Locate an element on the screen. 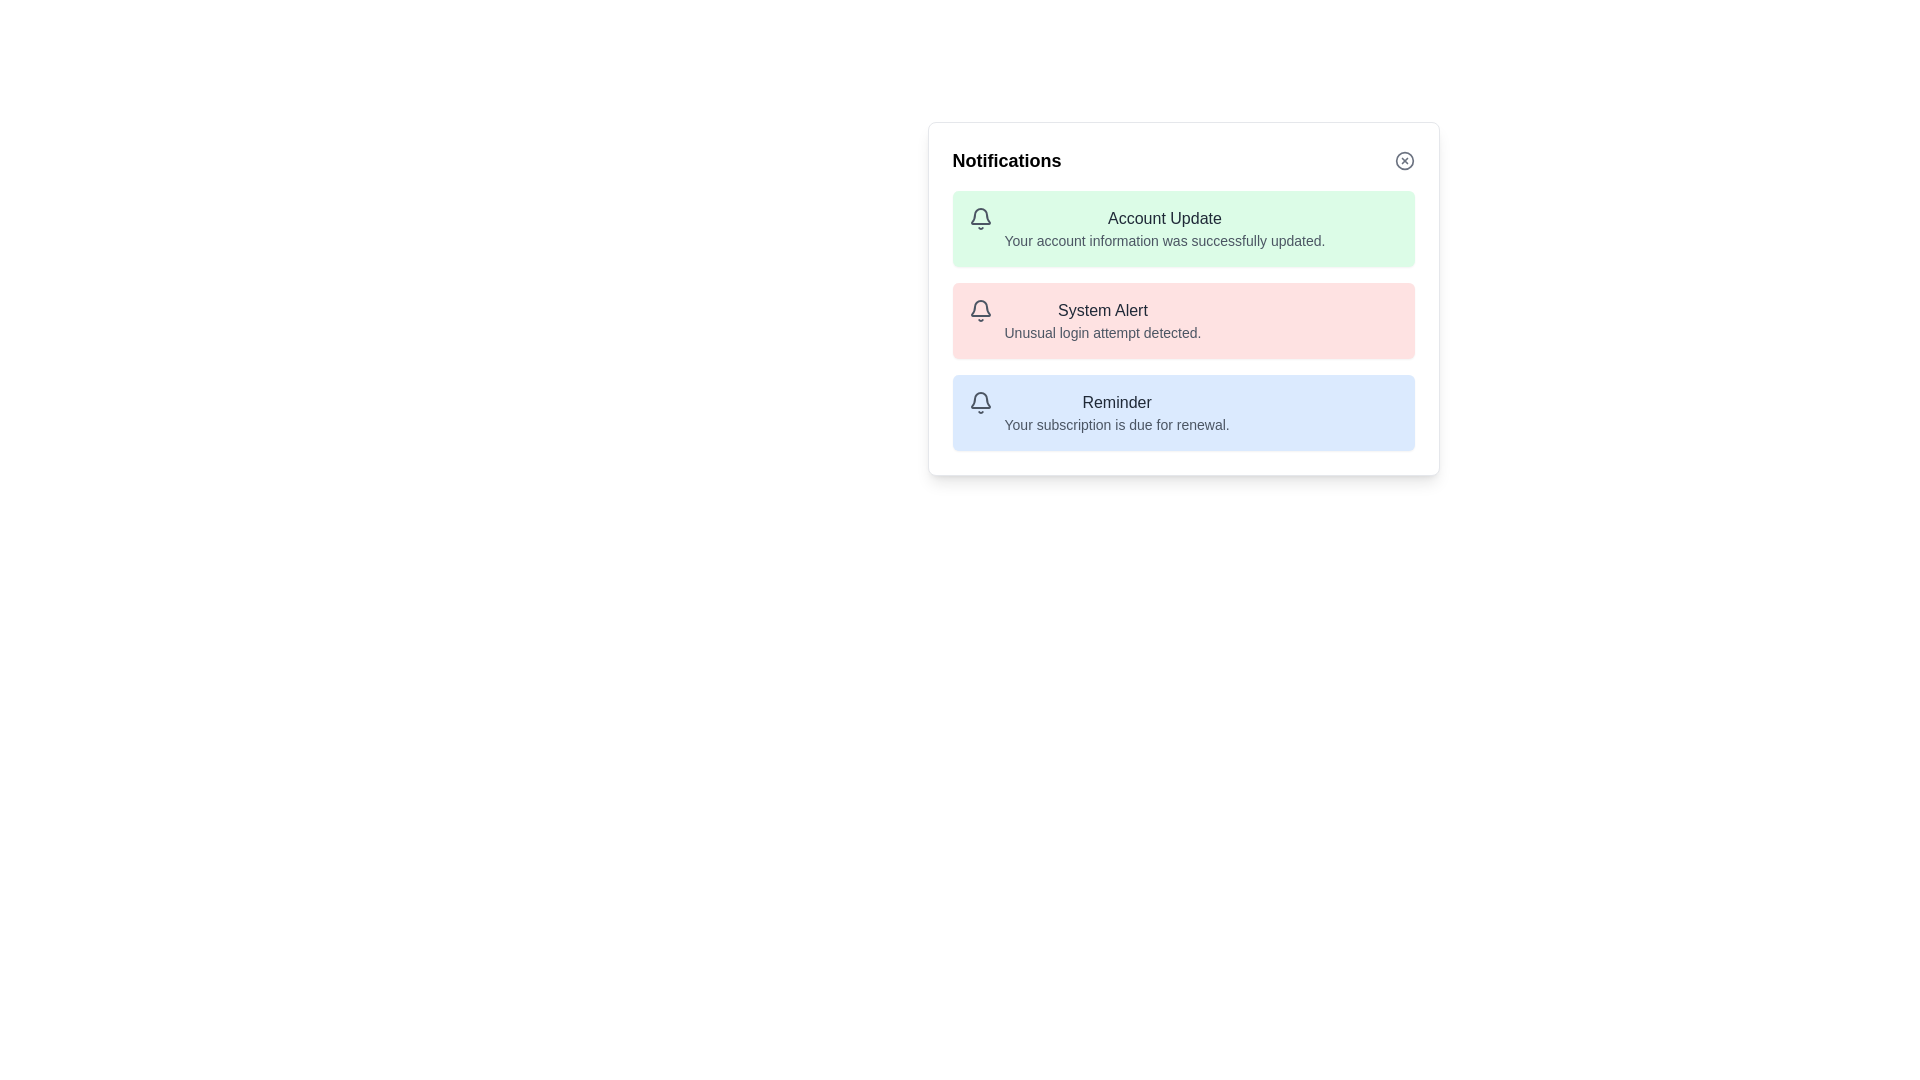 This screenshot has width=1920, height=1080. the Informational Card displaying a reminder about subscription renewal, which is the third card in the notification alerts list is located at coordinates (1183, 411).